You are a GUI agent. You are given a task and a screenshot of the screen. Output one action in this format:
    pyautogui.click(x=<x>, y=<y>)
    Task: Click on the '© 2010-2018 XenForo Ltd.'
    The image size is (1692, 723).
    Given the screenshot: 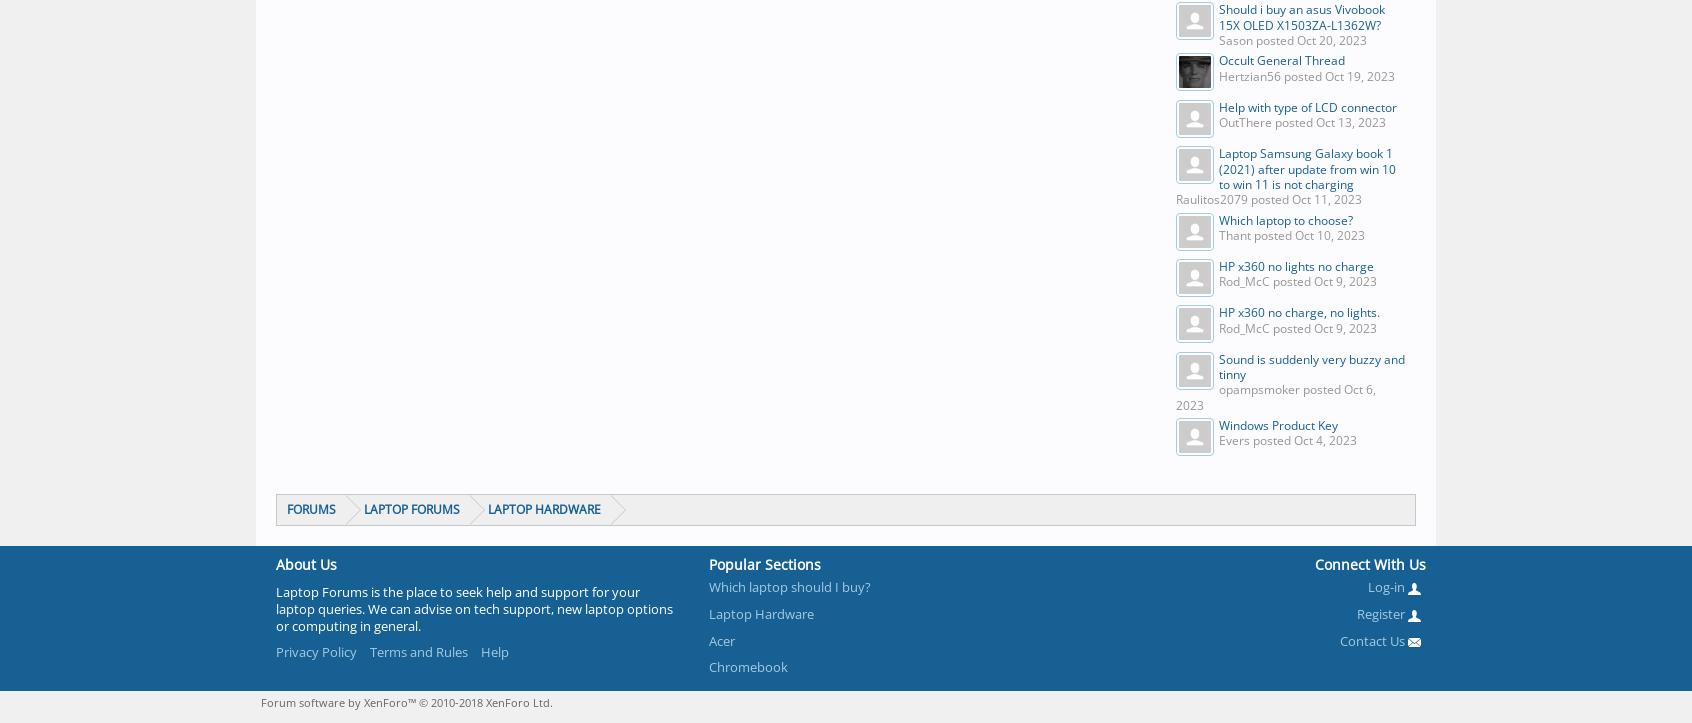 What is the action you would take?
    pyautogui.click(x=484, y=700)
    